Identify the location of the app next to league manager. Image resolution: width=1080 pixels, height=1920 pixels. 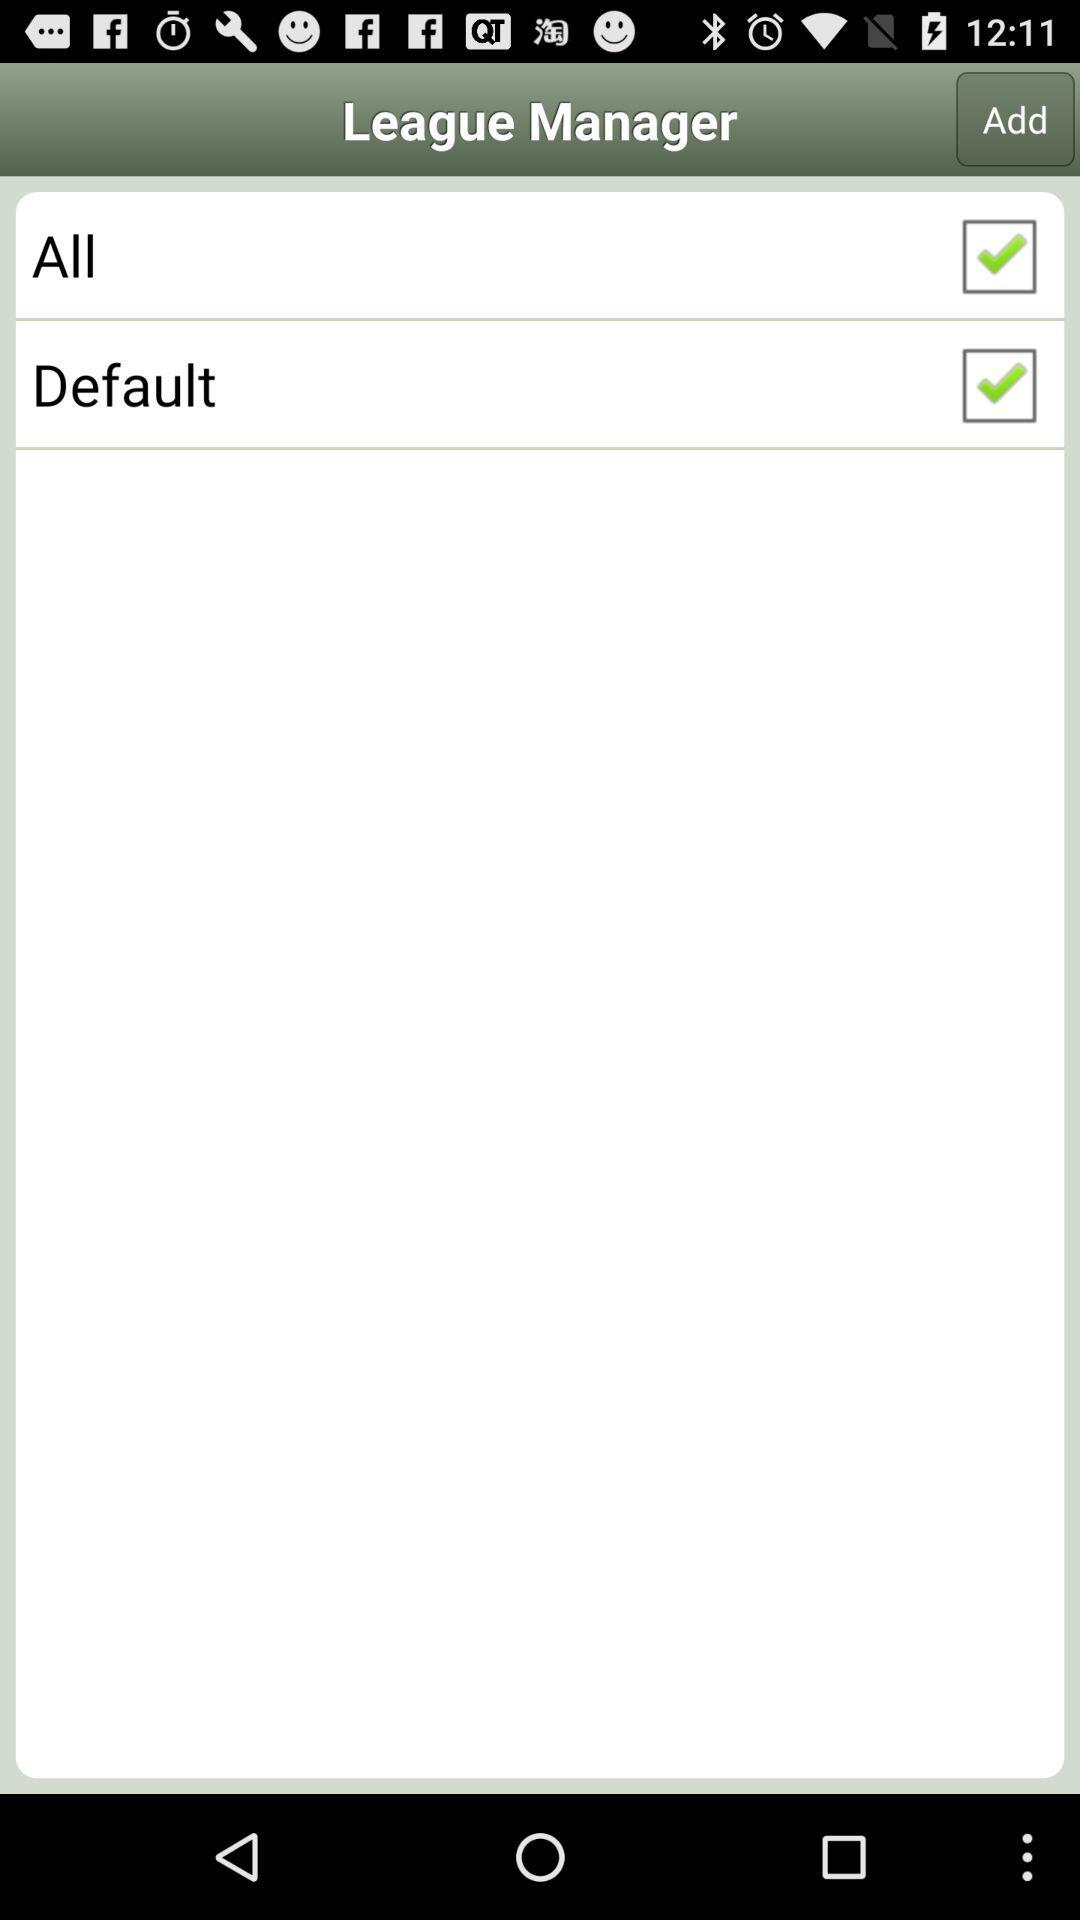
(1015, 118).